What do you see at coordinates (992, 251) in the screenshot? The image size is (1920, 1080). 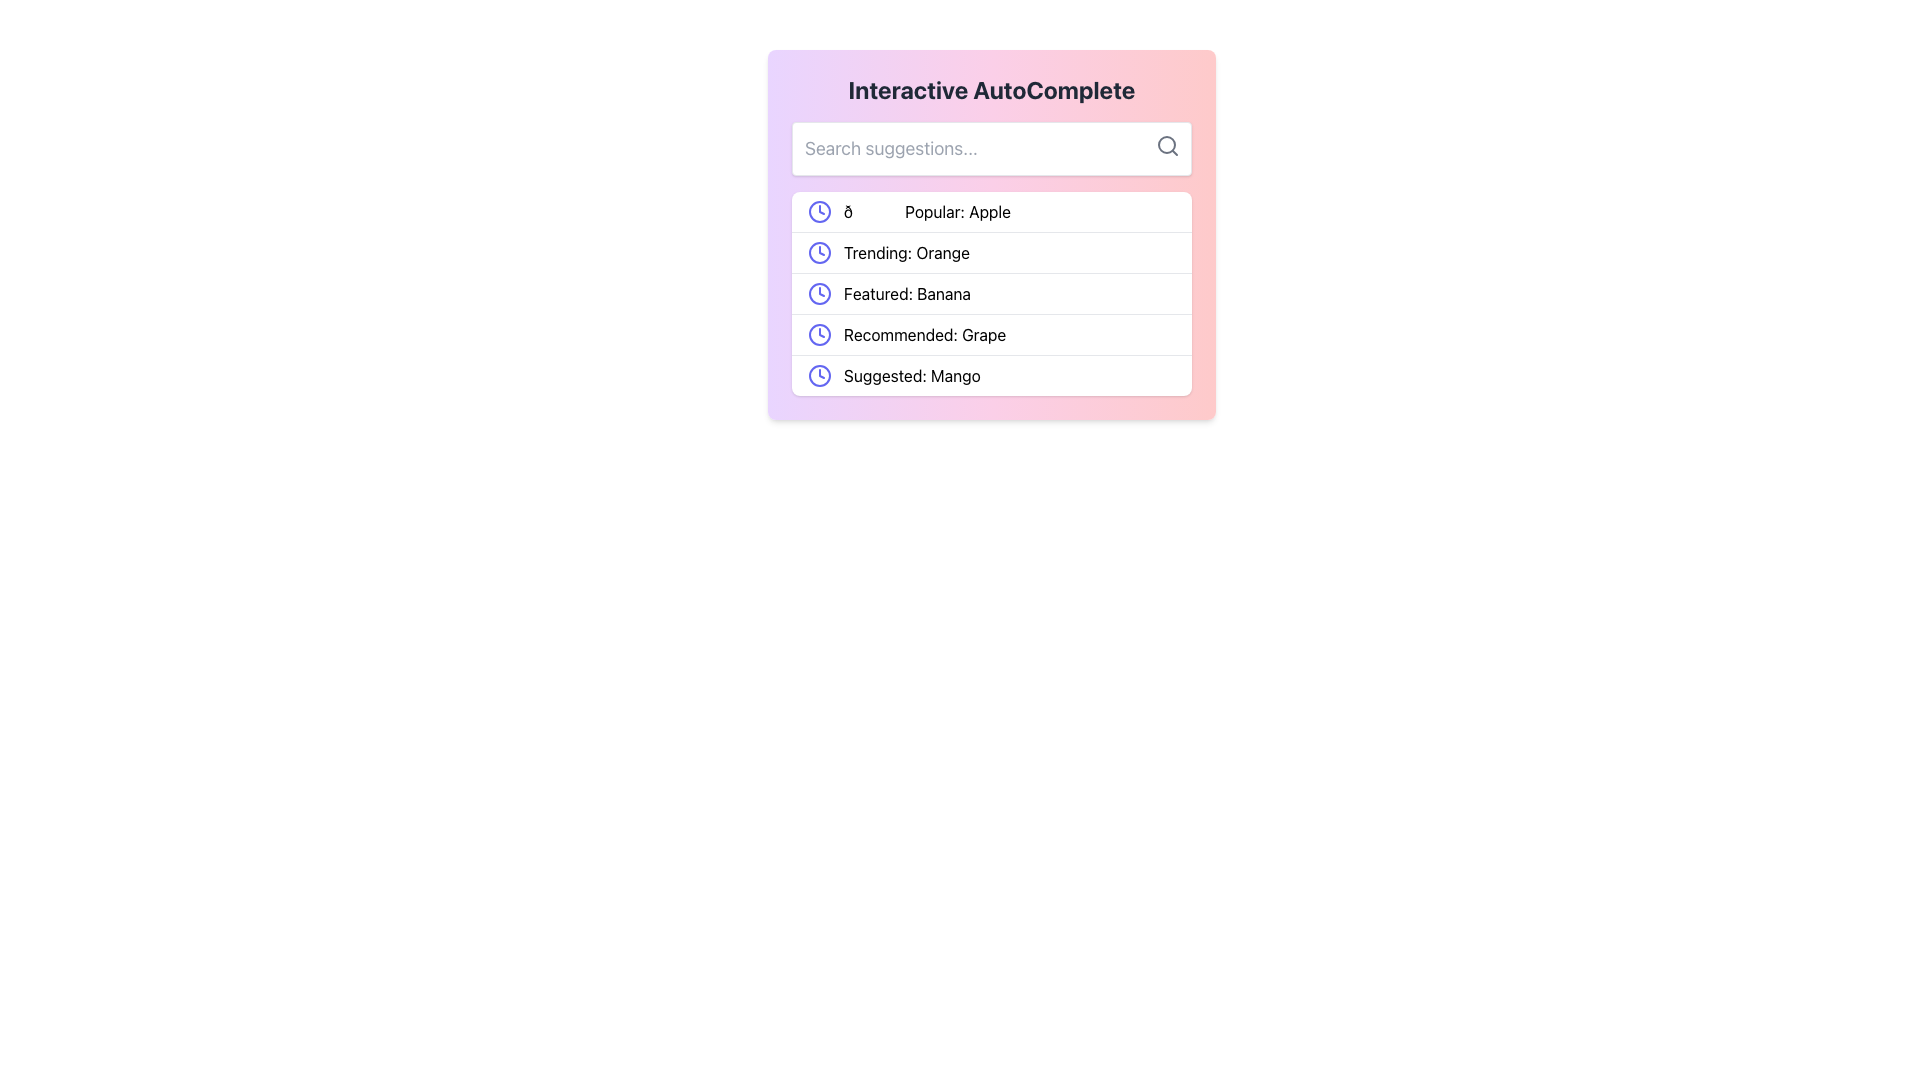 I see `the trending topic list item labeled as 'Orange', which is positioned below 'Popular: Apple' and above 'Featured: Banana'` at bounding box center [992, 251].